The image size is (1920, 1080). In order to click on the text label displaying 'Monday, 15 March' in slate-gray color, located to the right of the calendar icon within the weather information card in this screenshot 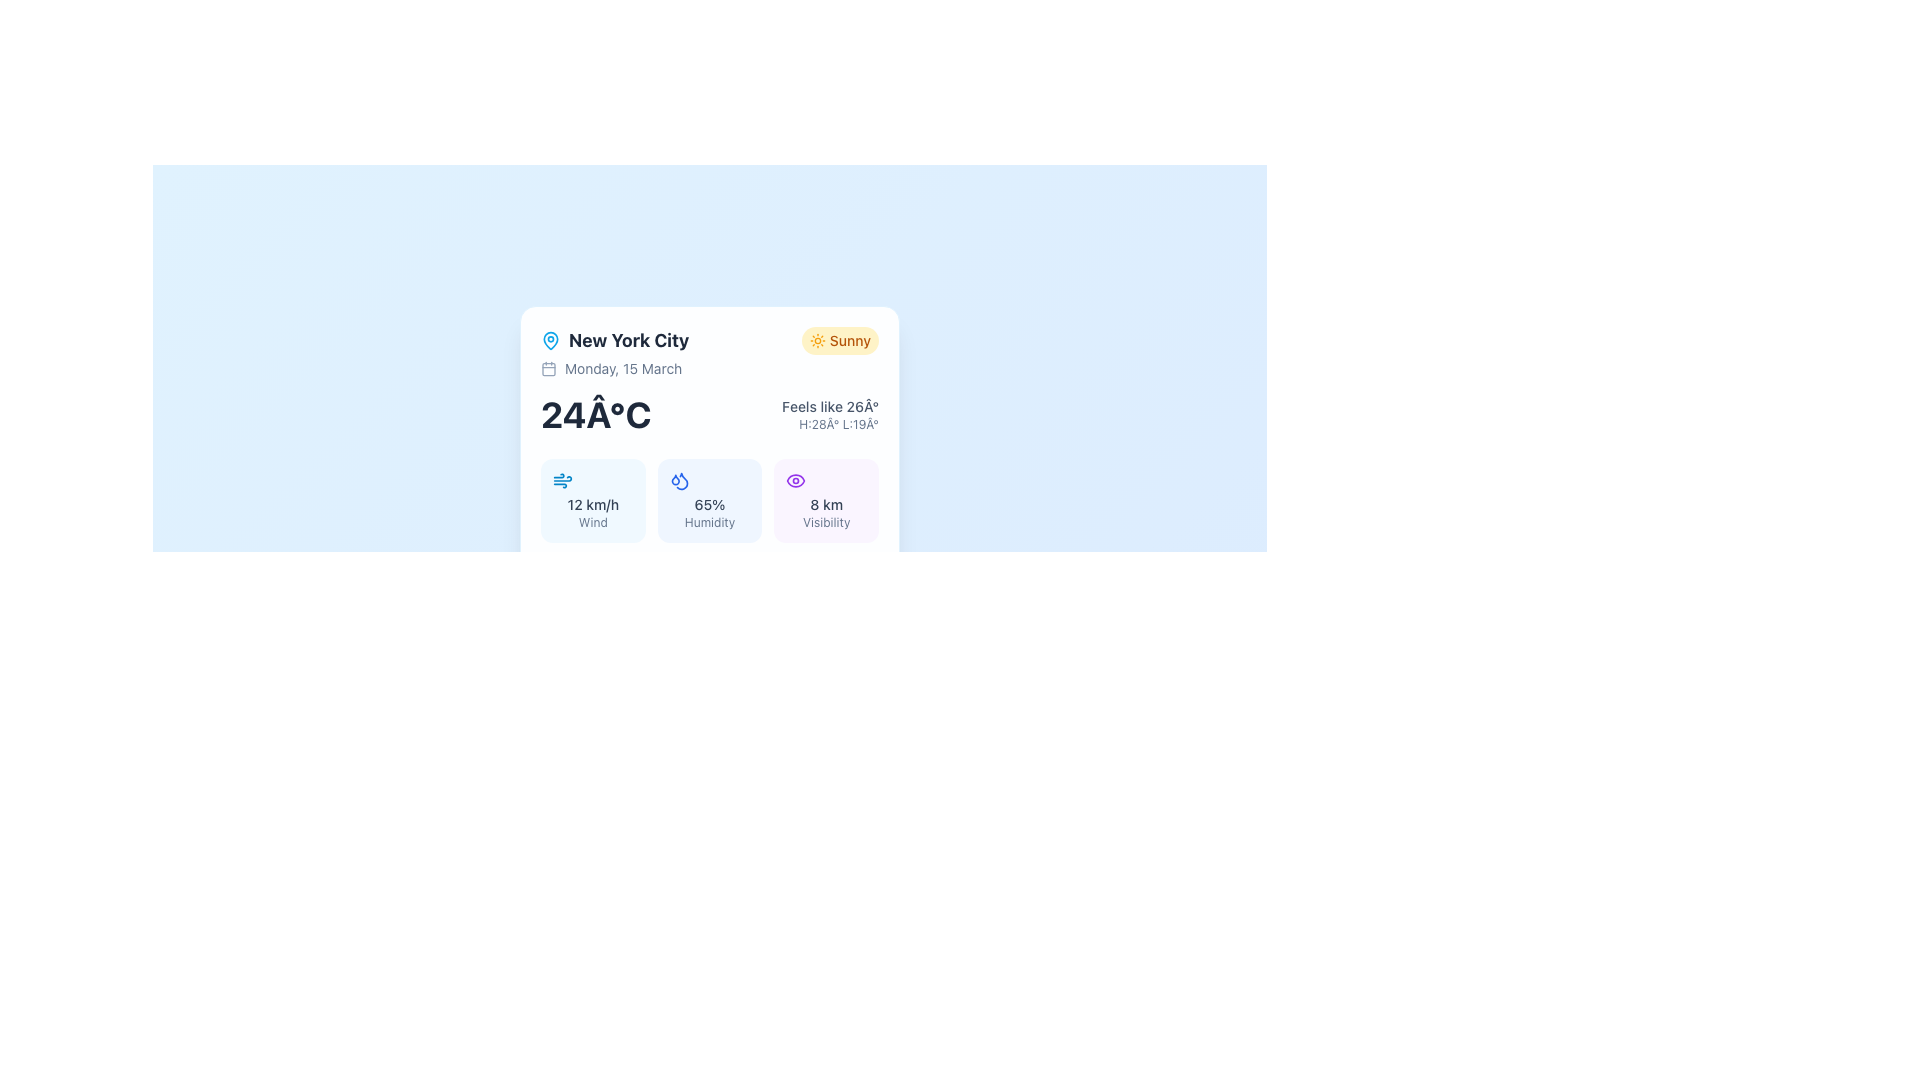, I will do `click(622, 369)`.